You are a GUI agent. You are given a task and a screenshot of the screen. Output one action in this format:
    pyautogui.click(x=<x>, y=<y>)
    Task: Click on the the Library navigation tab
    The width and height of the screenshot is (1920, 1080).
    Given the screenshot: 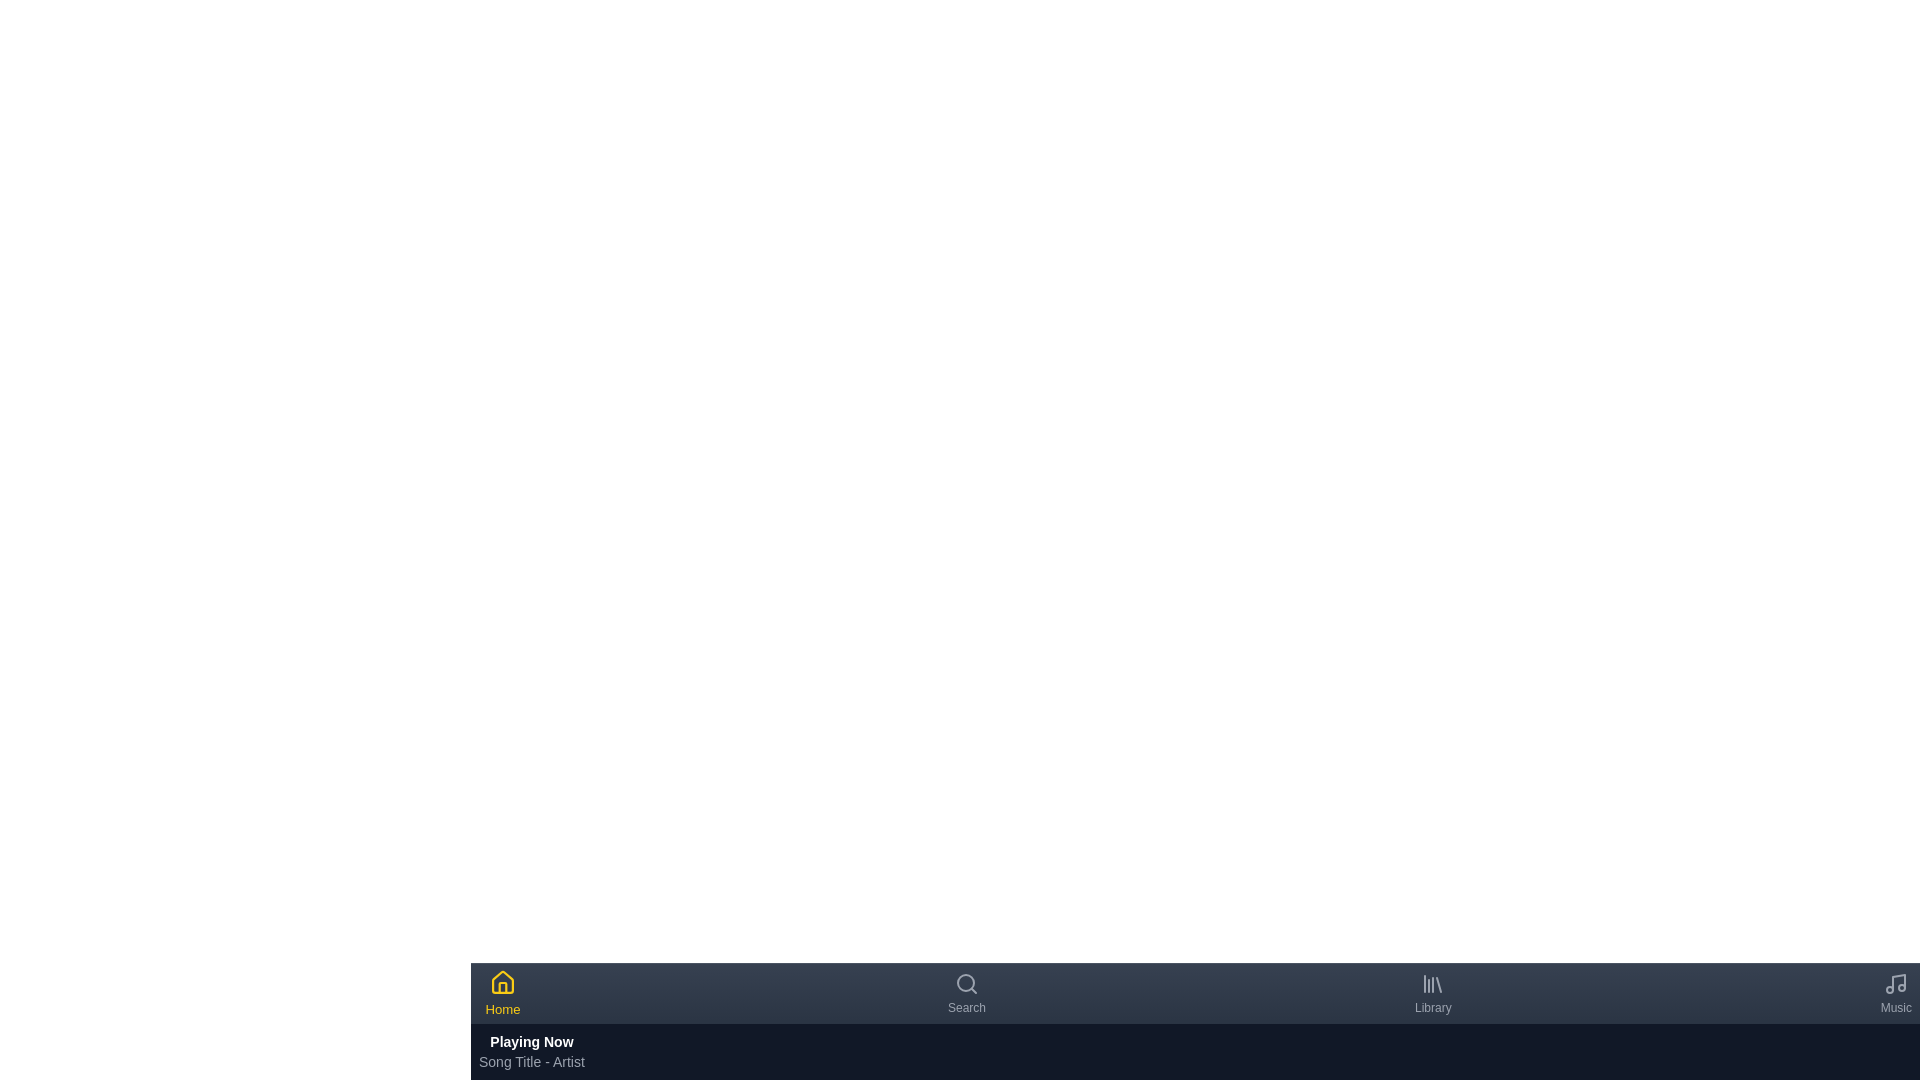 What is the action you would take?
    pyautogui.click(x=1432, y=994)
    